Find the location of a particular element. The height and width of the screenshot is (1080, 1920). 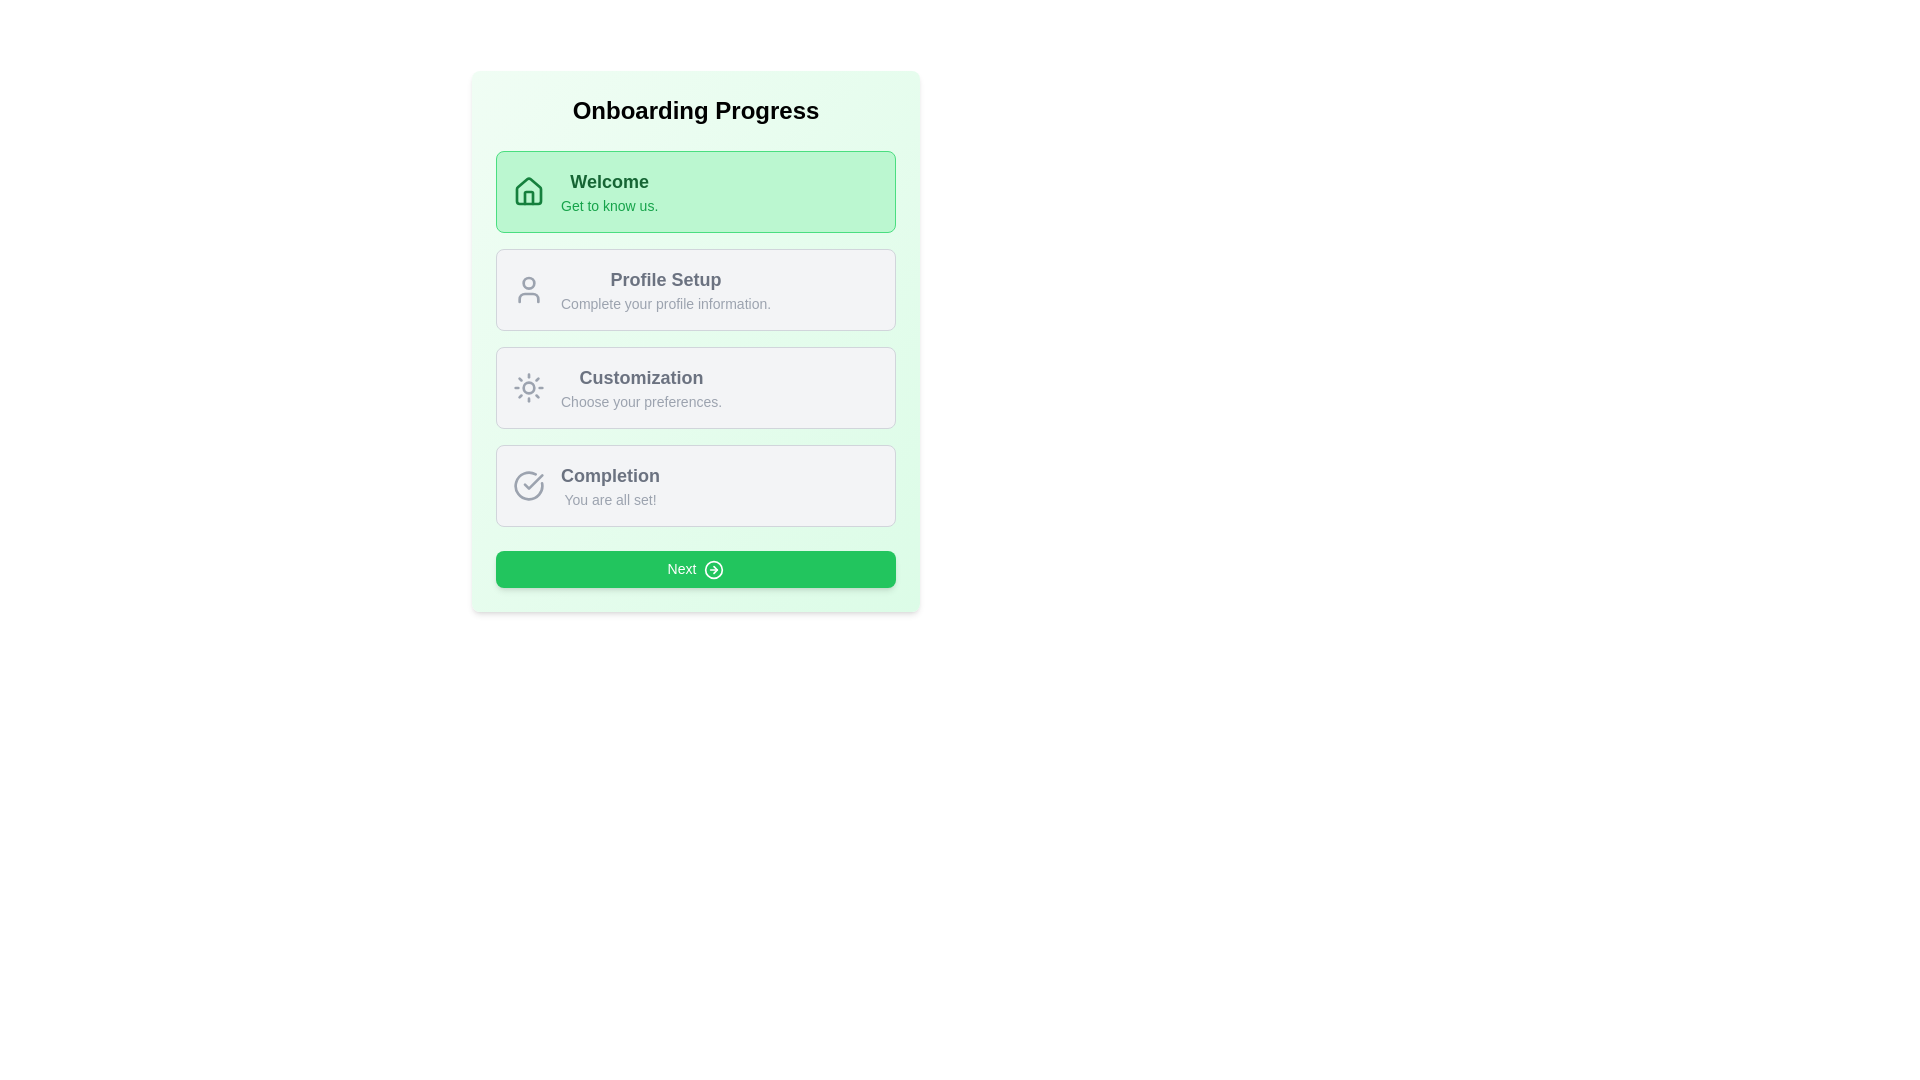

the text label displaying 'Completion' in bold dark-gray font, which is prominently positioned as the title of the last step in the onboarding progress section is located at coordinates (609, 475).